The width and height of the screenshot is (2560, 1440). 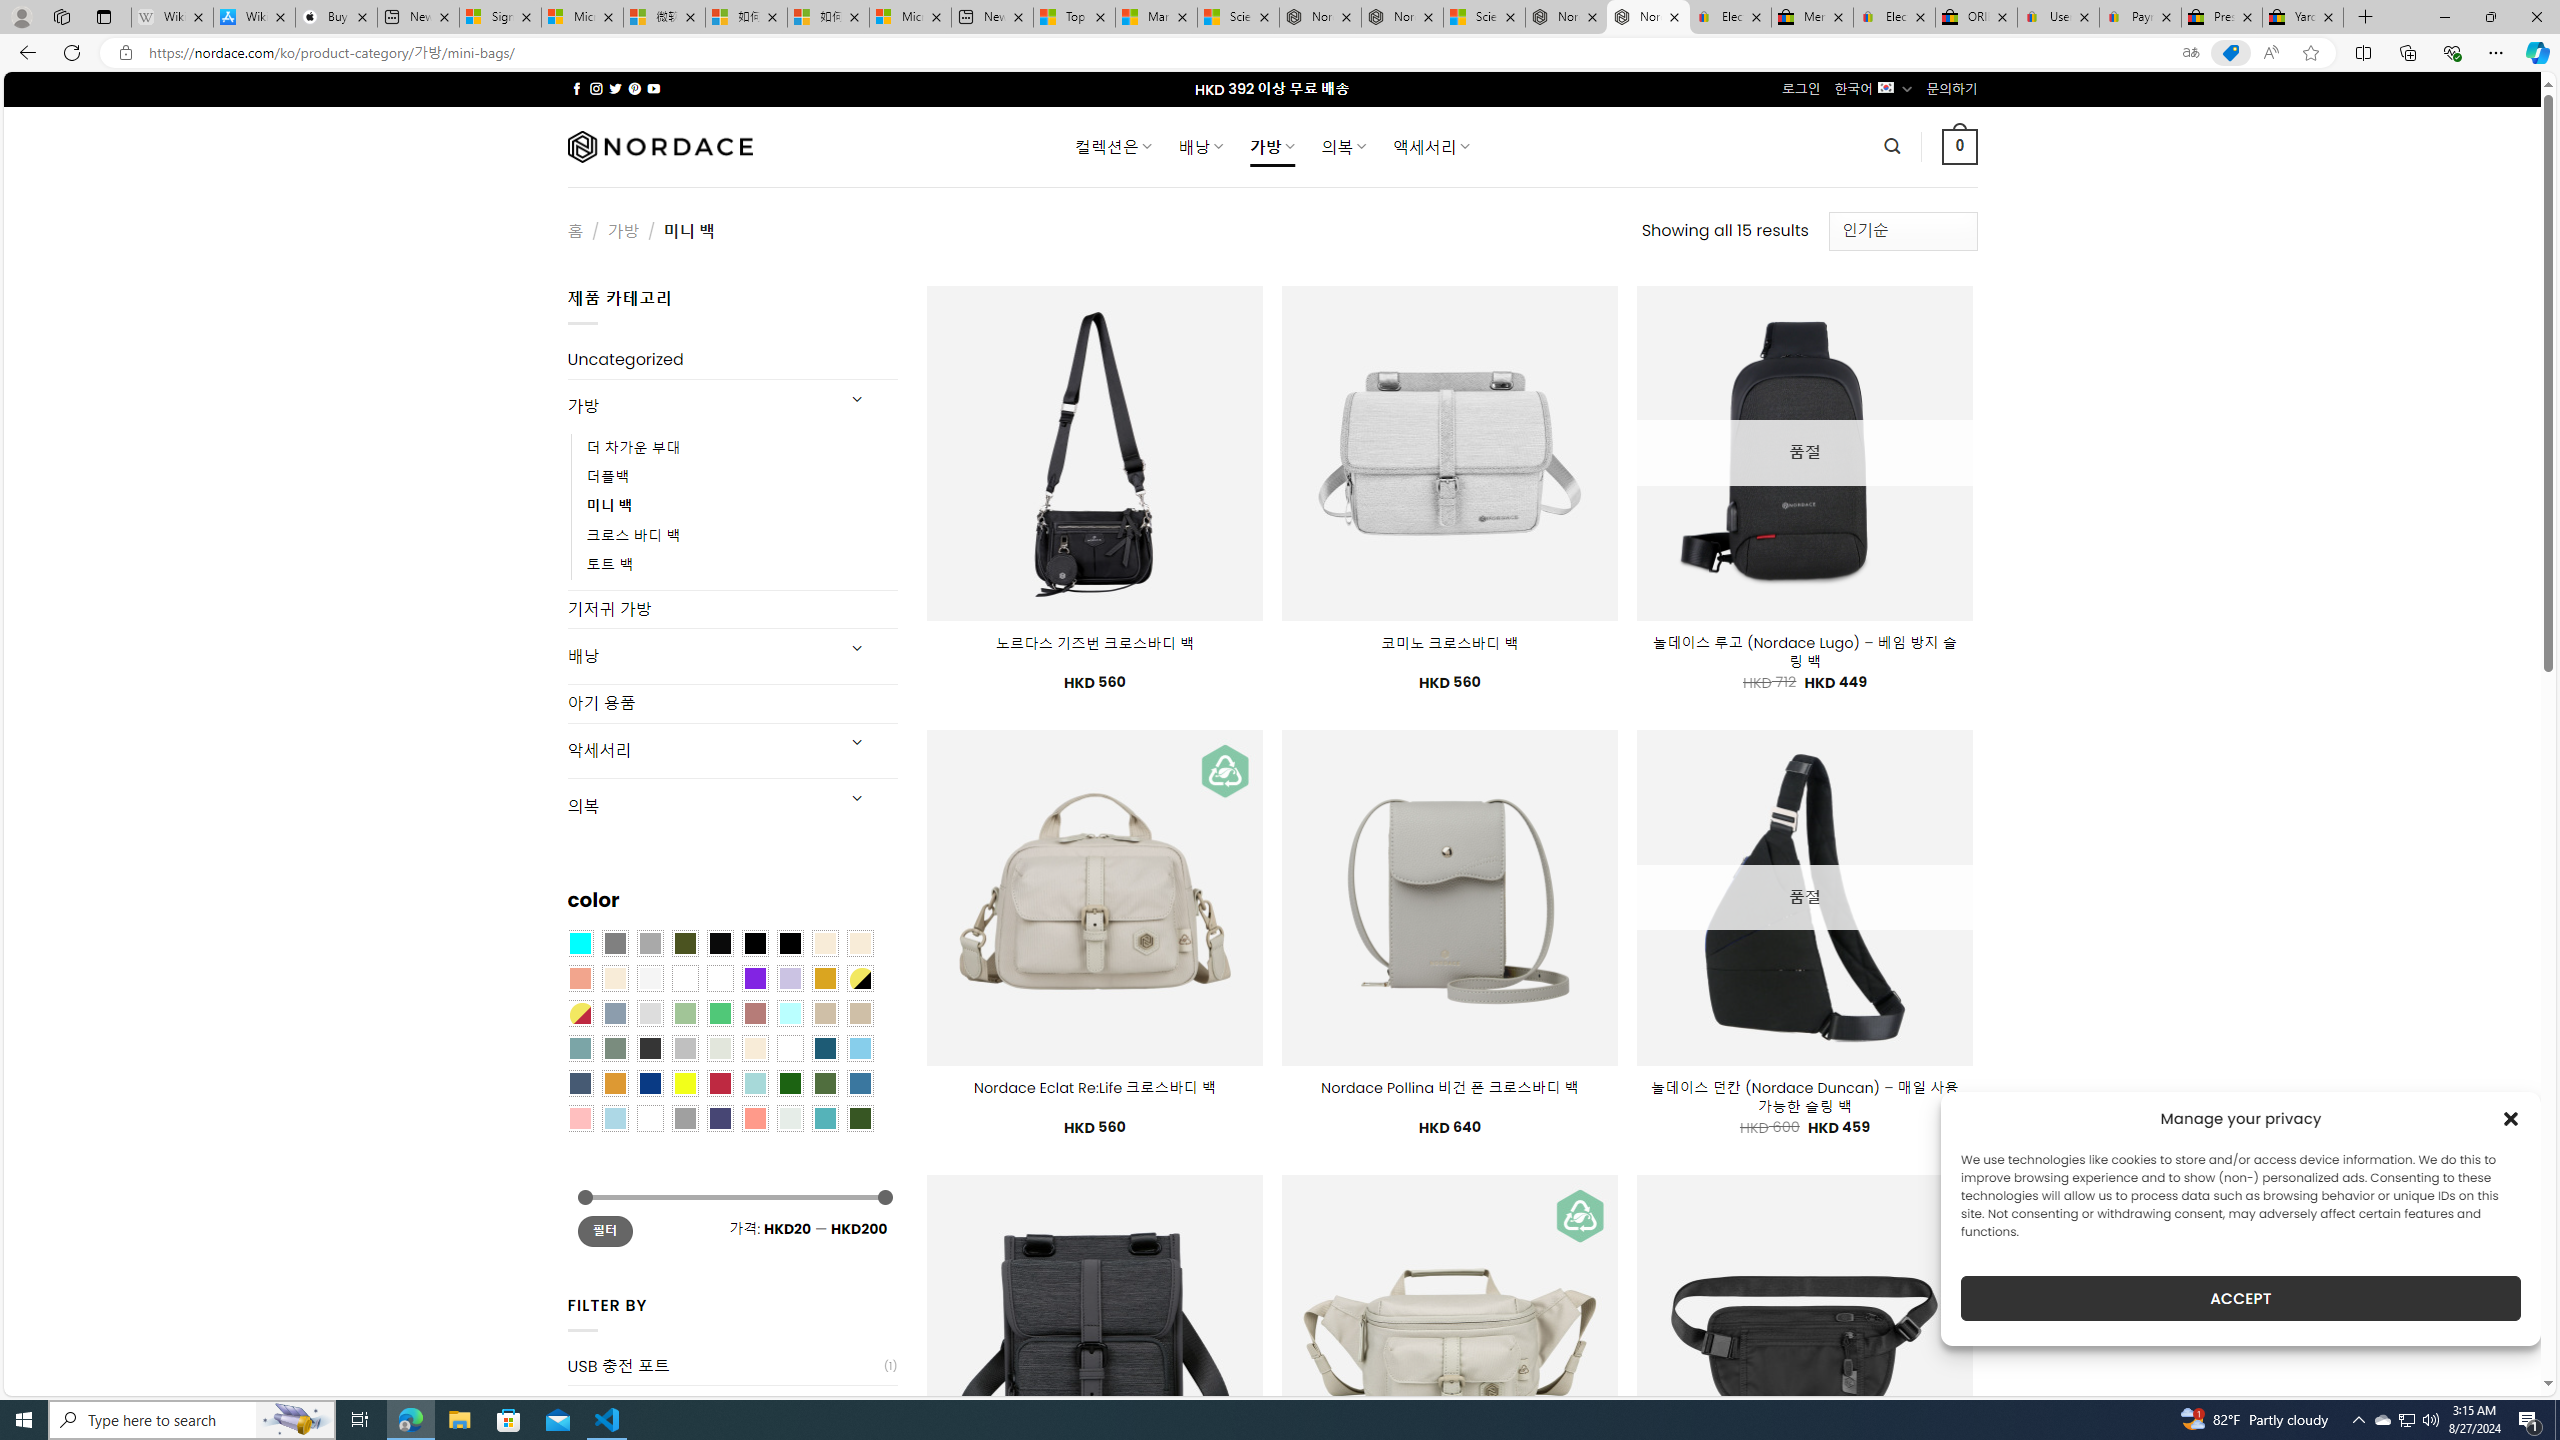 What do you see at coordinates (2190, 53) in the screenshot?
I see `'Show translate options'` at bounding box center [2190, 53].